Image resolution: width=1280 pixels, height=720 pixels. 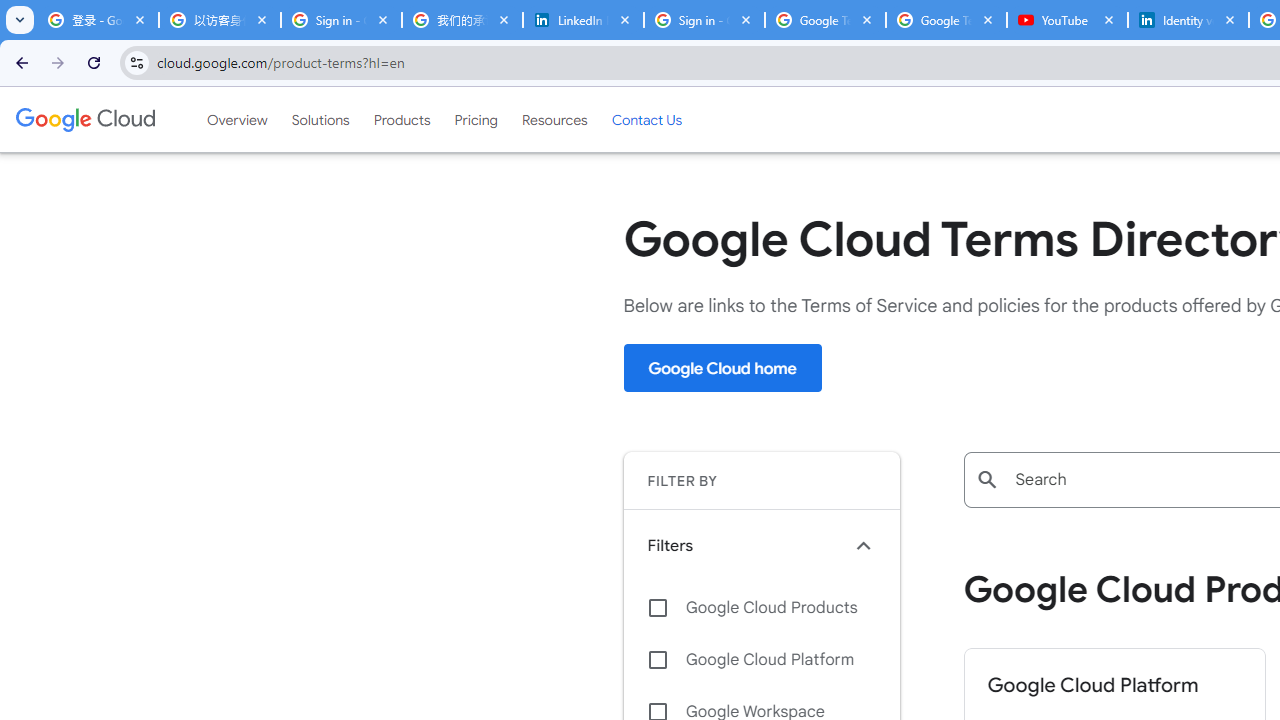 I want to click on 'YouTube', so click(x=1066, y=20).